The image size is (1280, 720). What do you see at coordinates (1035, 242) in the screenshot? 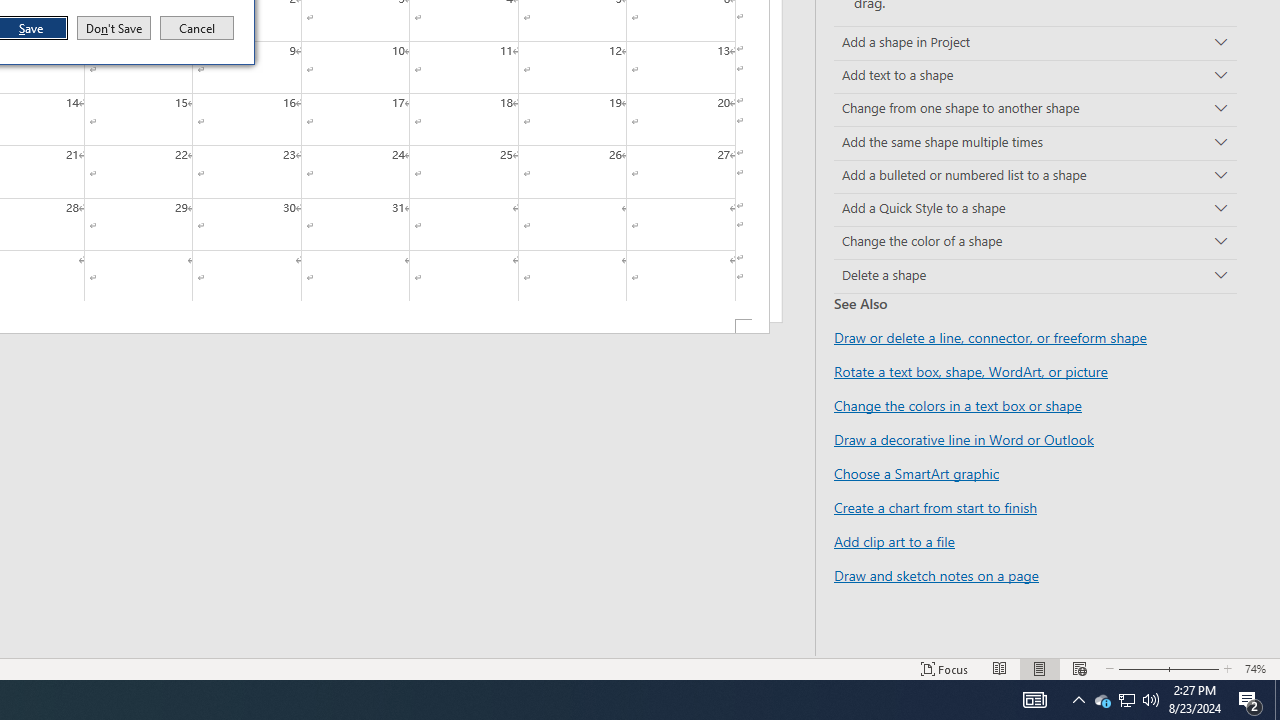
I see `'Change the color of a shape'` at bounding box center [1035, 242].